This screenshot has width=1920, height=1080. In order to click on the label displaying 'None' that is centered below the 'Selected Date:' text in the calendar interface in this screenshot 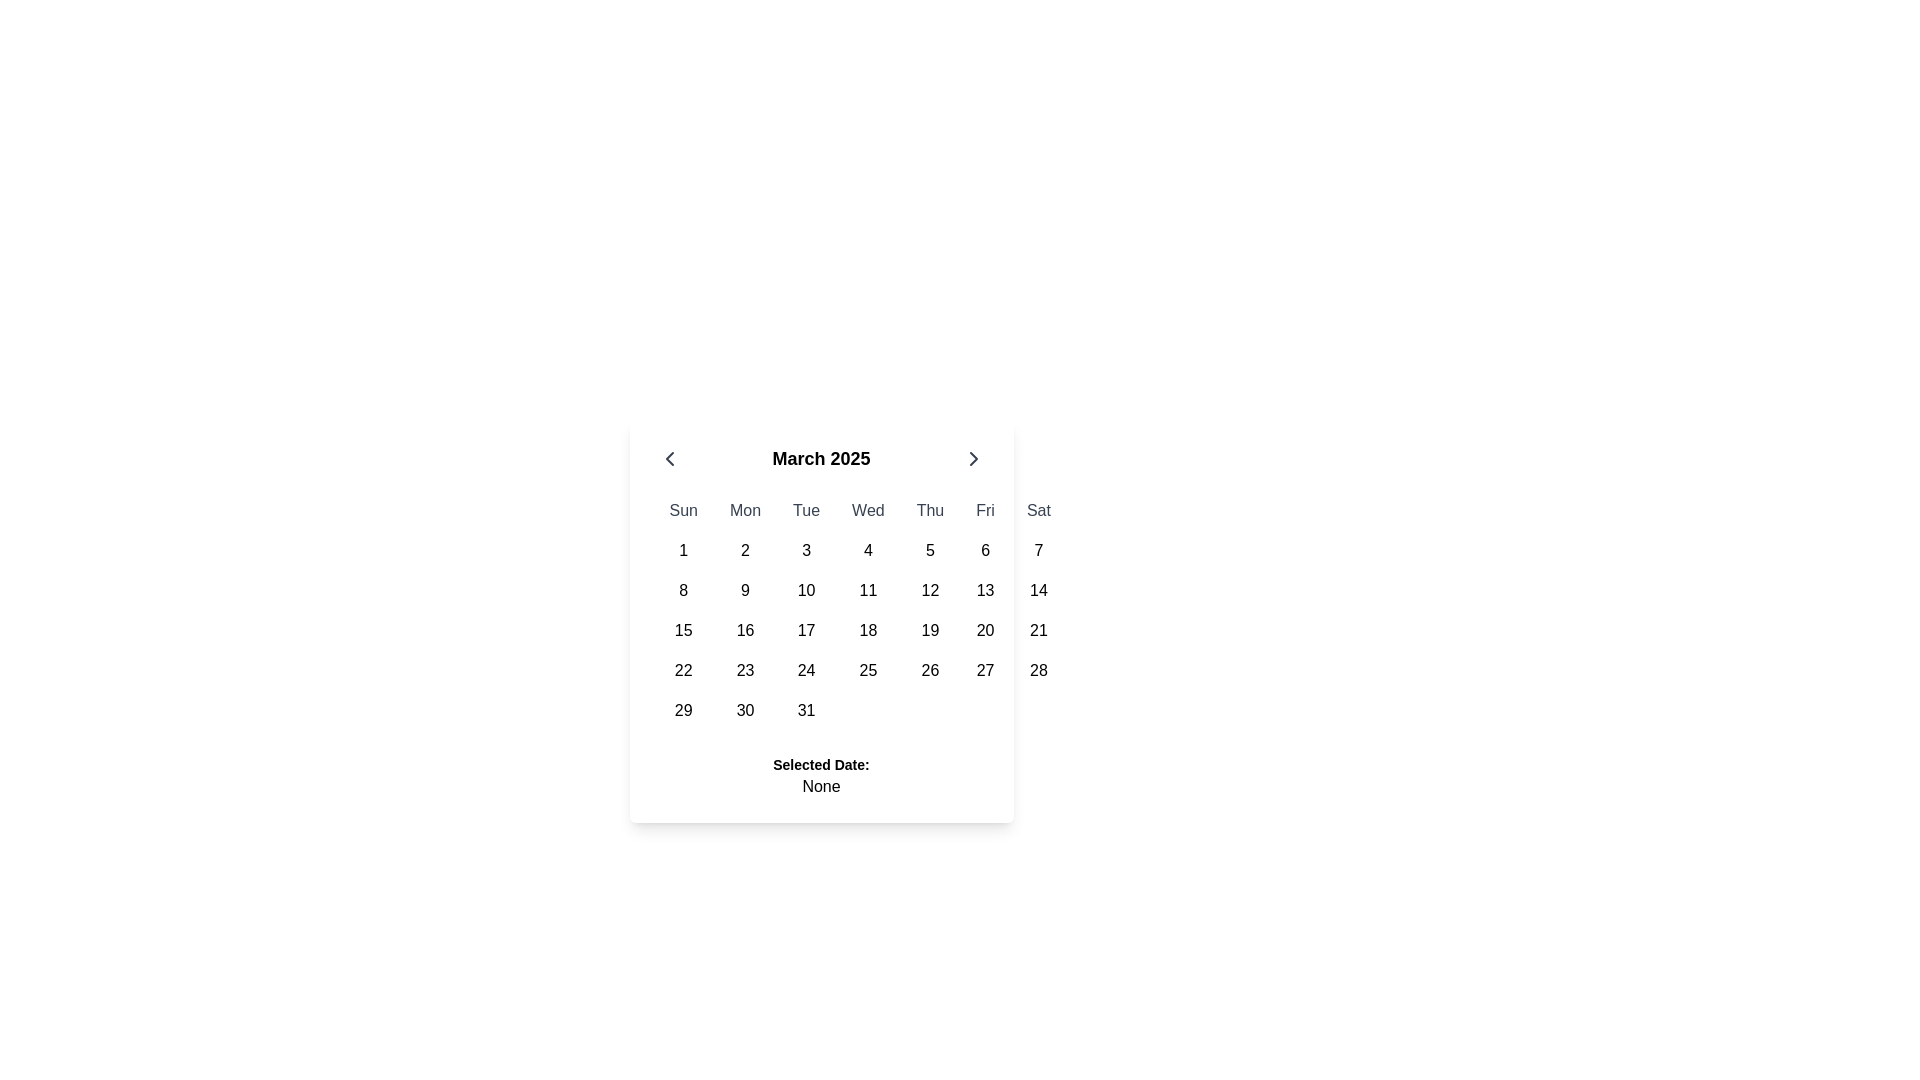, I will do `click(821, 785)`.